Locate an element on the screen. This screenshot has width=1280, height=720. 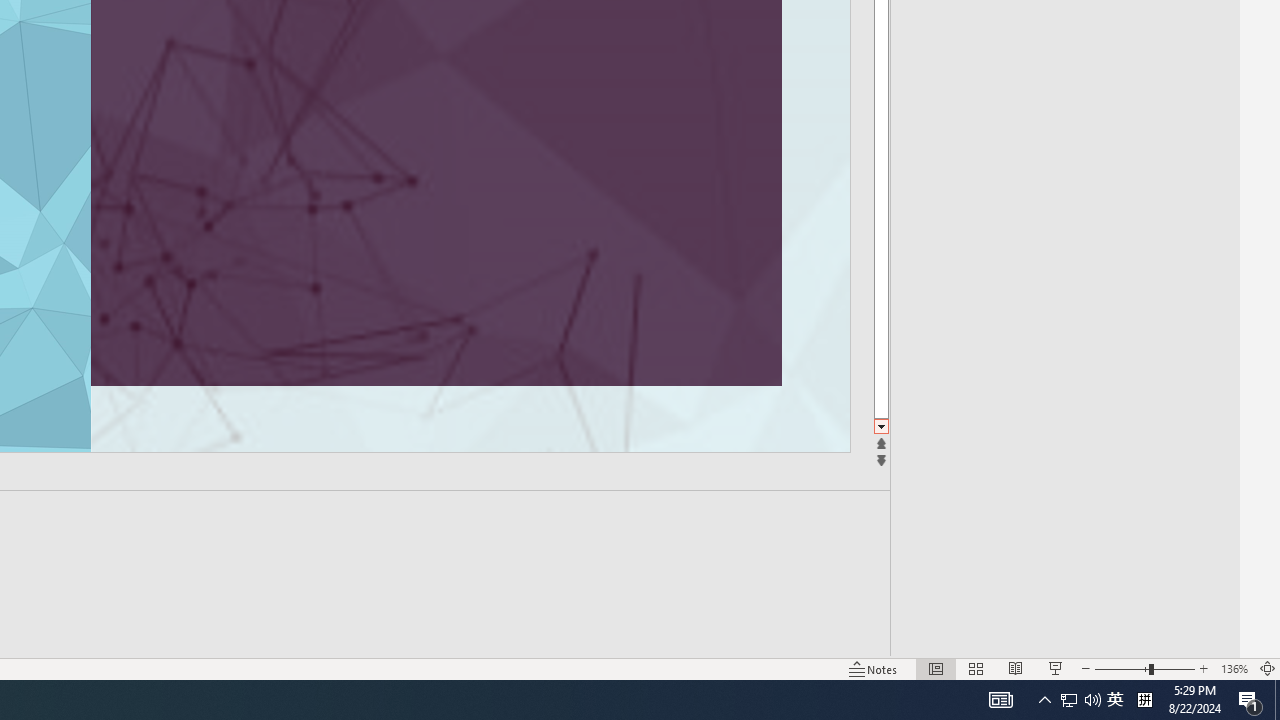
'Zoom 136%' is located at coordinates (1233, 669).